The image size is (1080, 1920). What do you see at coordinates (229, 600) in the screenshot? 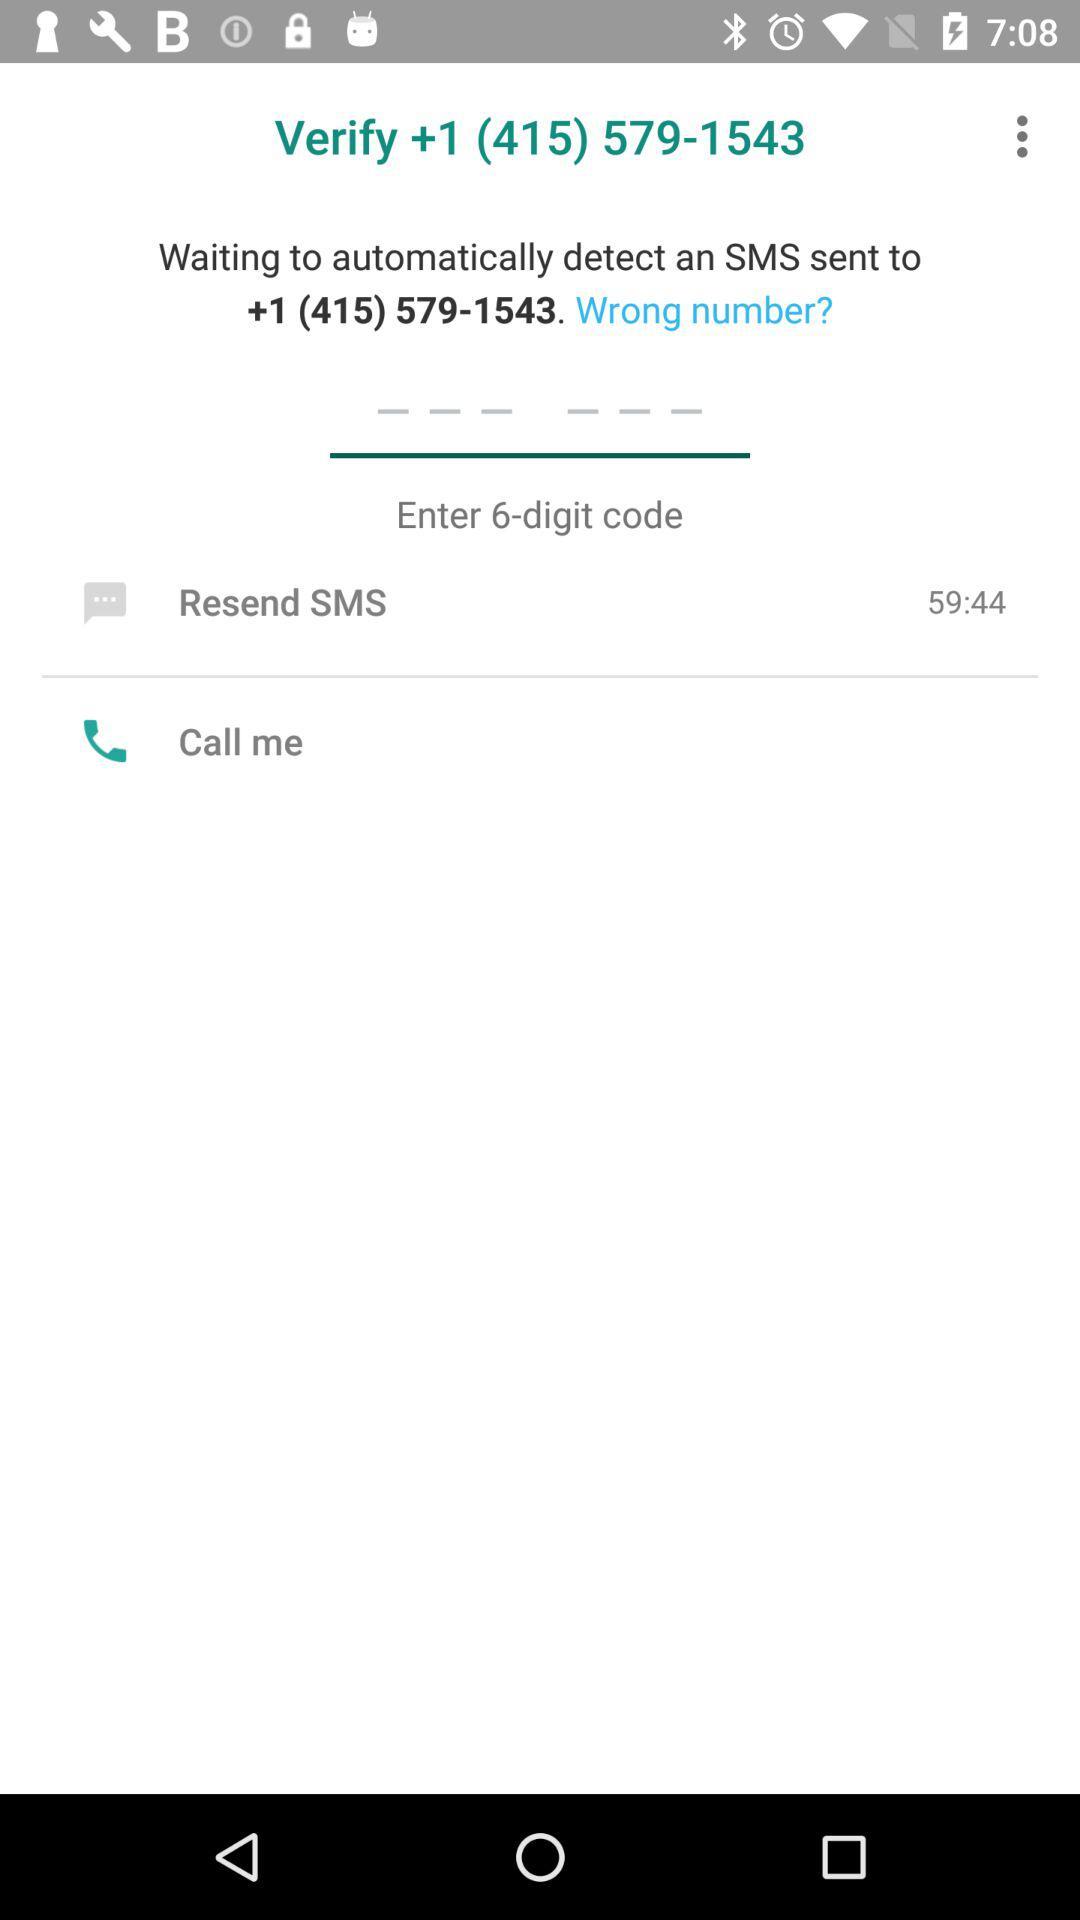
I see `the resend sms item` at bounding box center [229, 600].